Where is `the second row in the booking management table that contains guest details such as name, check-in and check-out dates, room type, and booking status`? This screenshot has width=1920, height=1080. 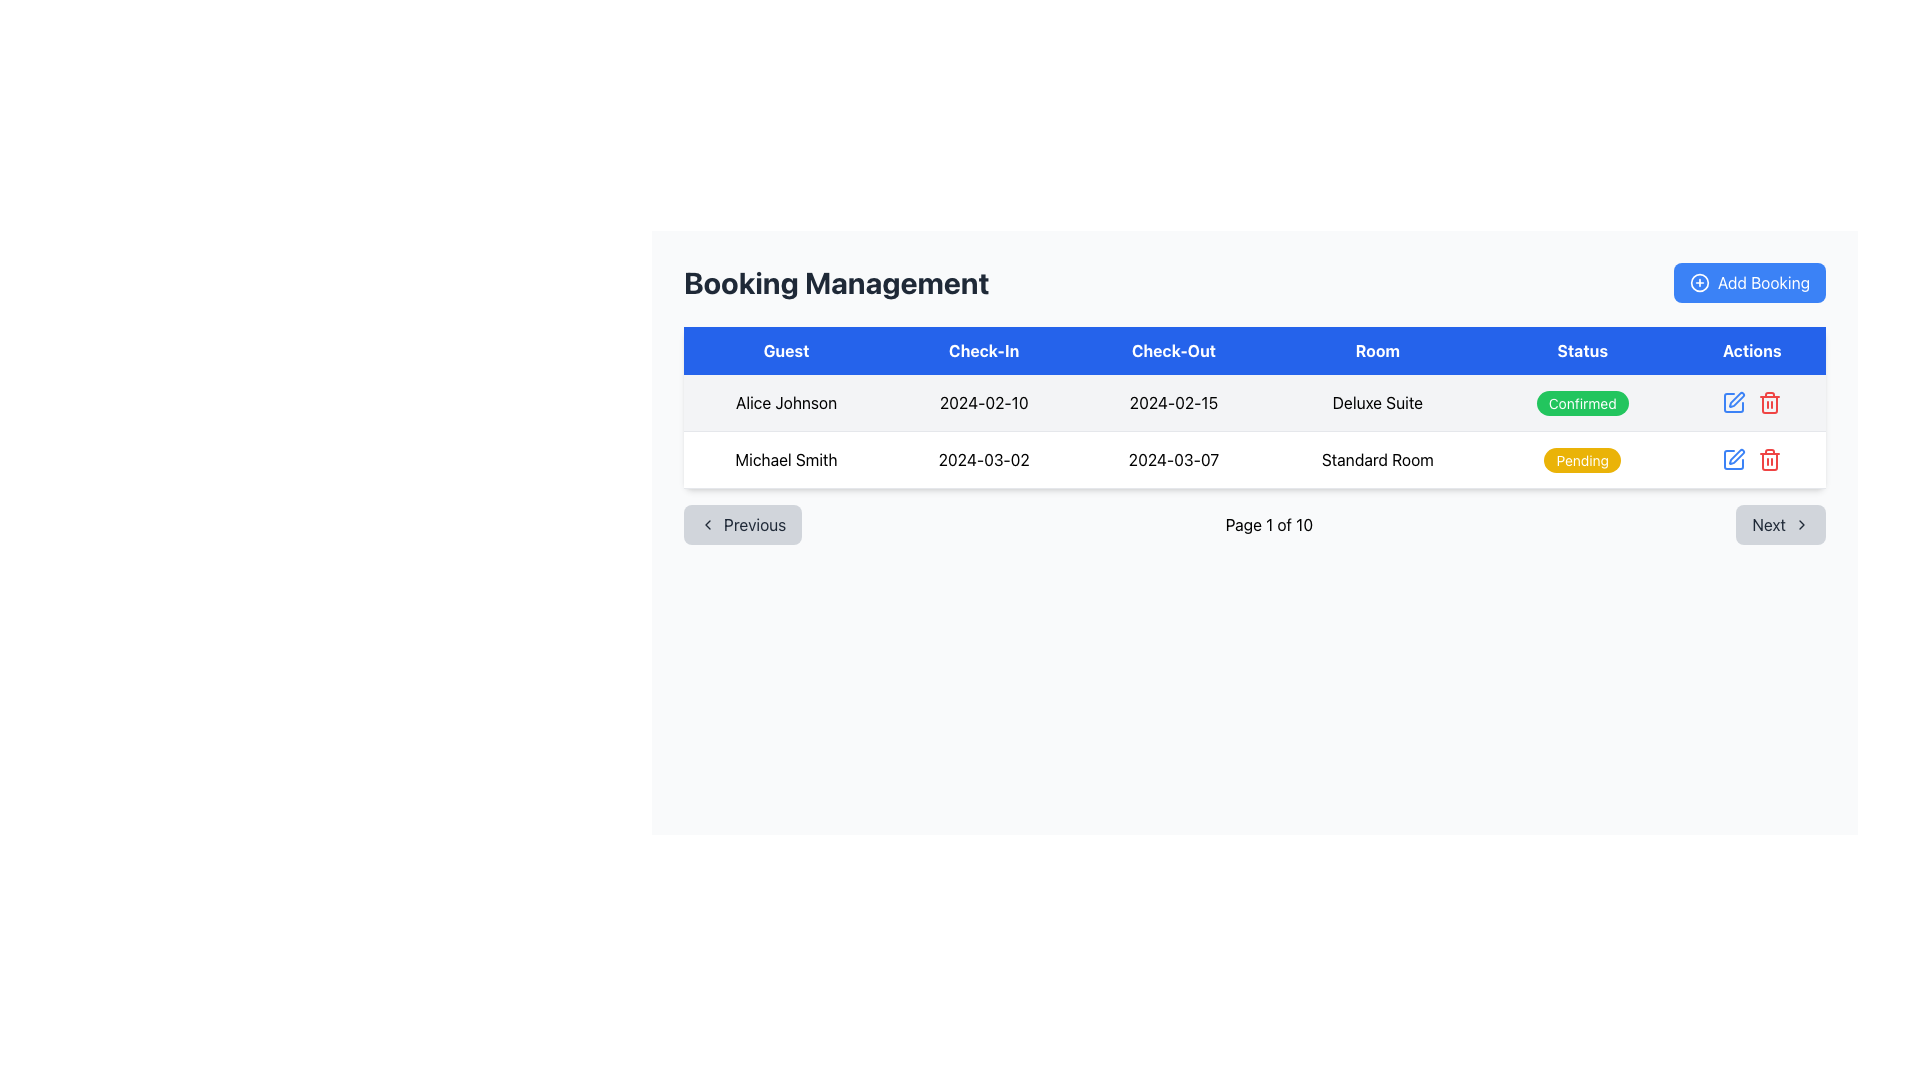
the second row in the booking management table that contains guest details such as name, check-in and check-out dates, room type, and booking status is located at coordinates (1253, 459).